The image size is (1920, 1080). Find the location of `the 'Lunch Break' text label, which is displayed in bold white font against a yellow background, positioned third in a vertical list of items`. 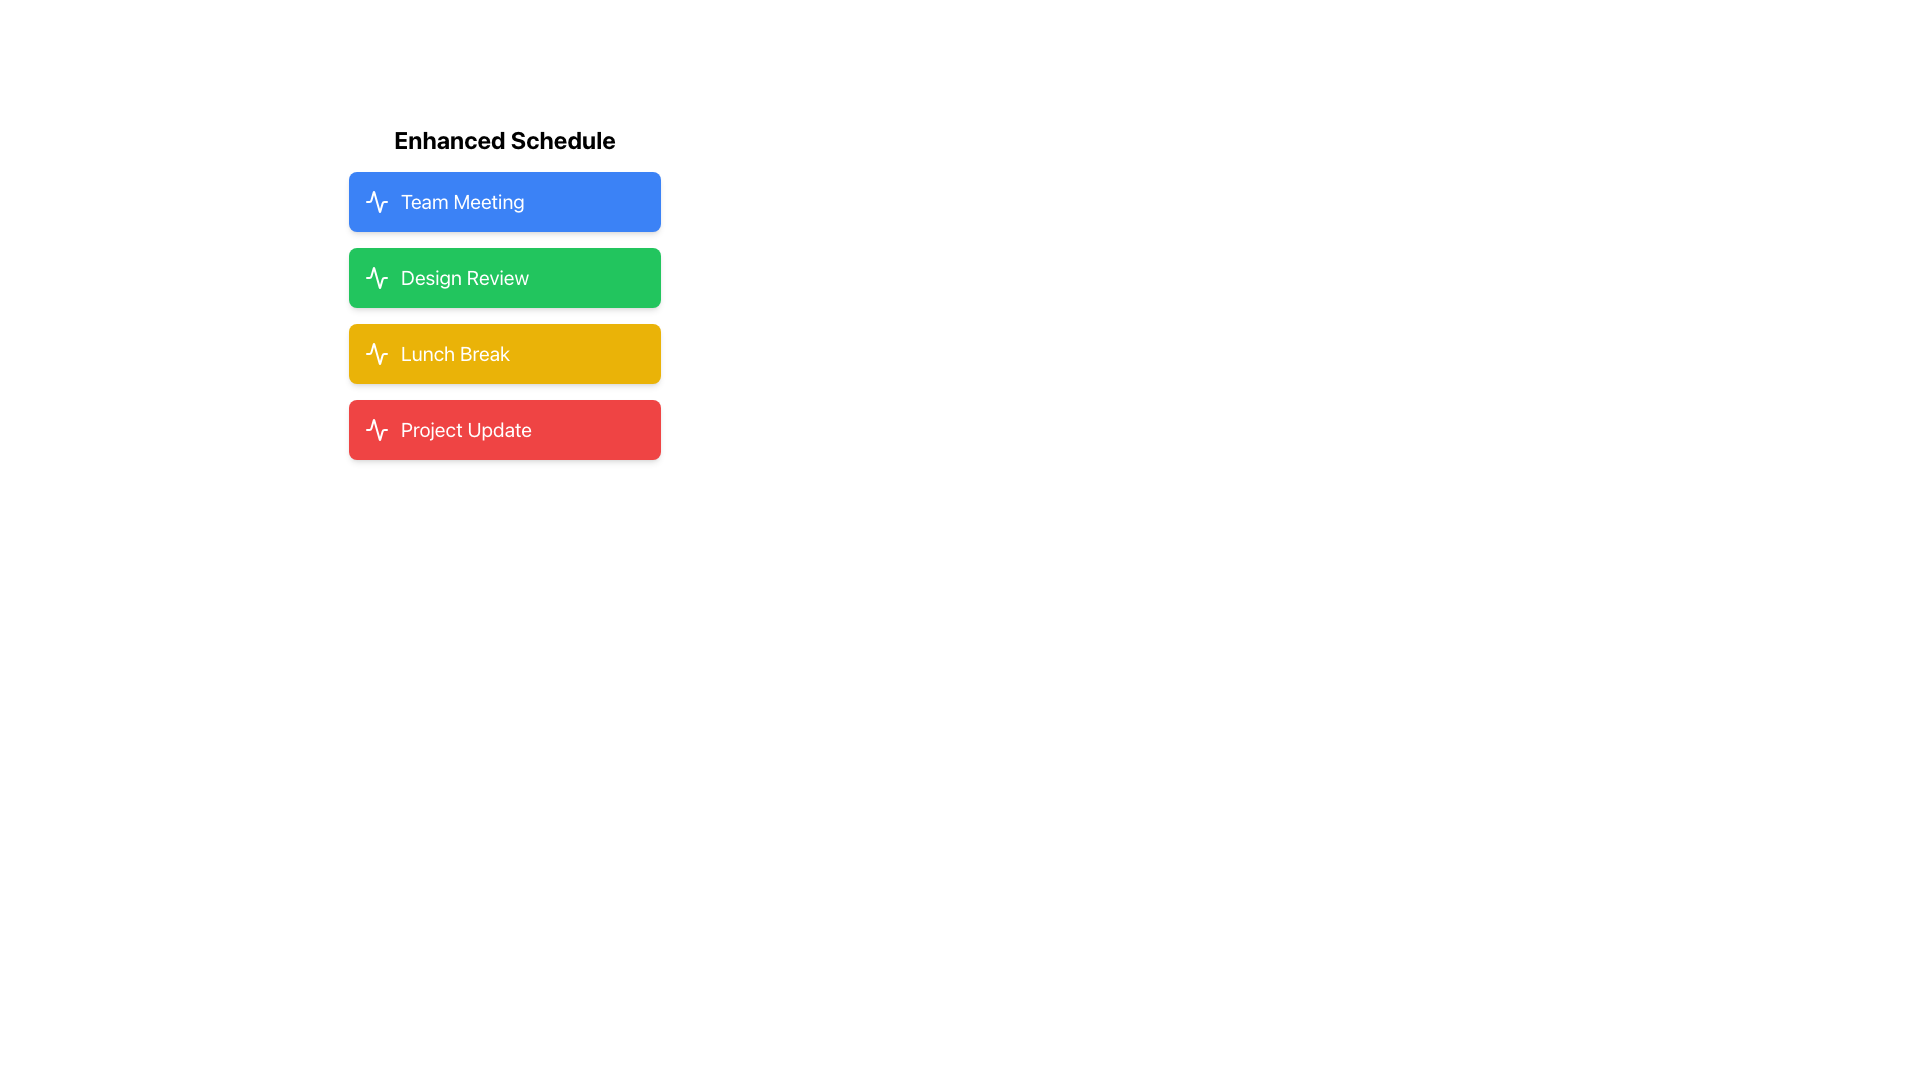

the 'Lunch Break' text label, which is displayed in bold white font against a yellow background, positioned third in a vertical list of items is located at coordinates (454, 353).